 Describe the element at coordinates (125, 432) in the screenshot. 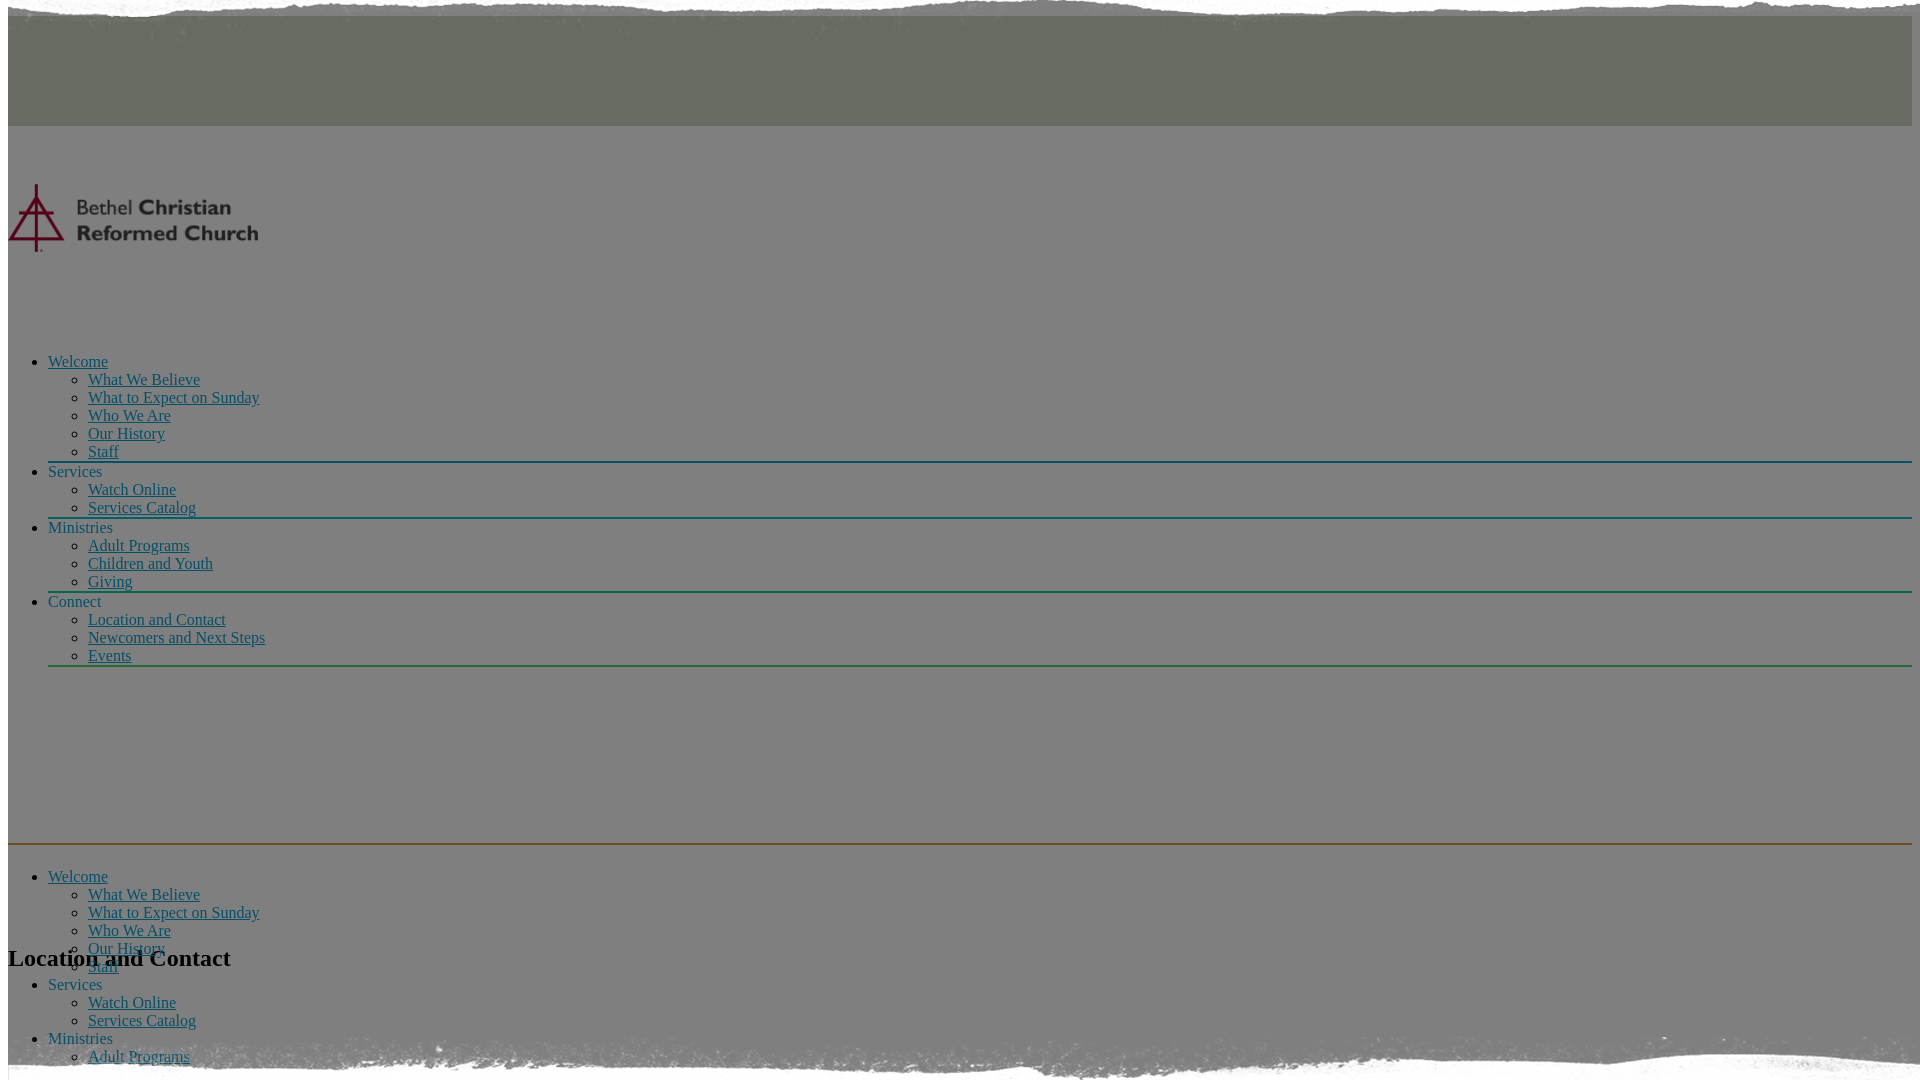

I see `'Our History'` at that location.